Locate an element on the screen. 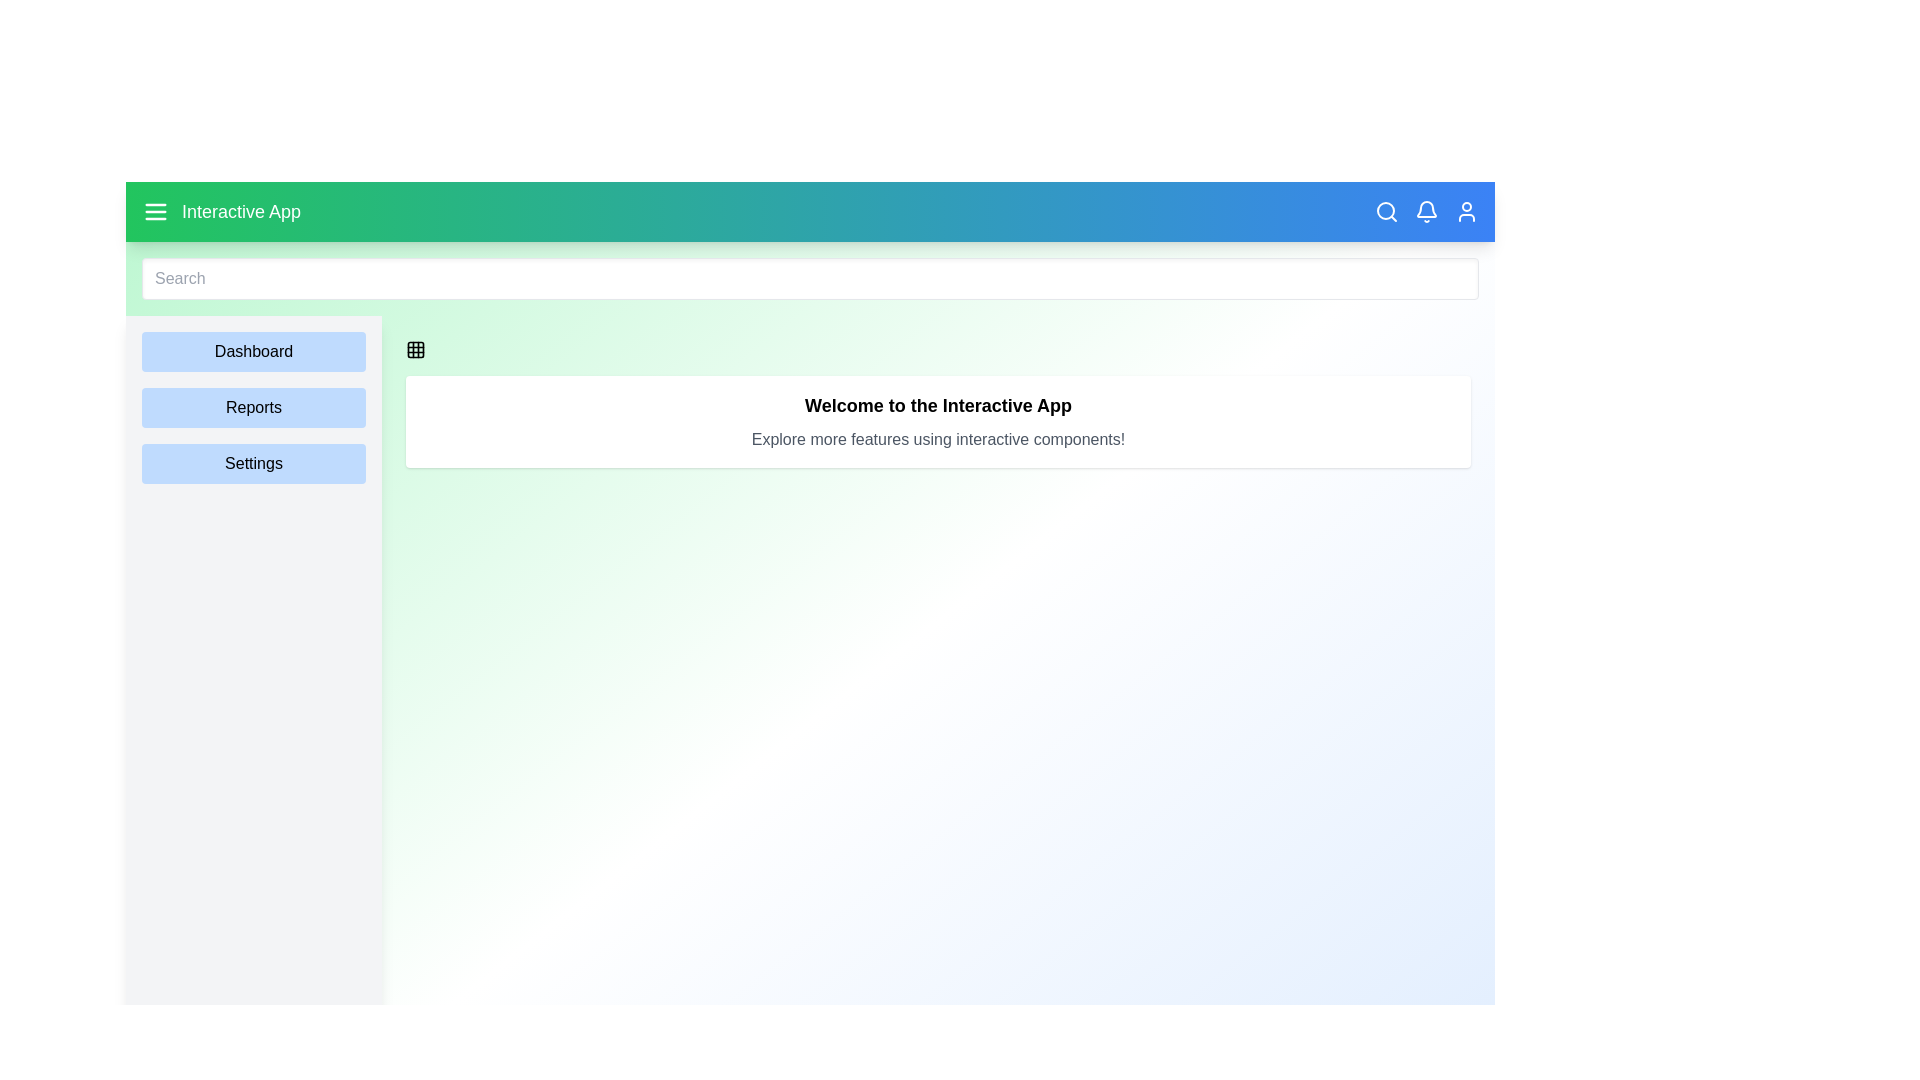  the notification icon to interact with it is located at coordinates (1425, 212).